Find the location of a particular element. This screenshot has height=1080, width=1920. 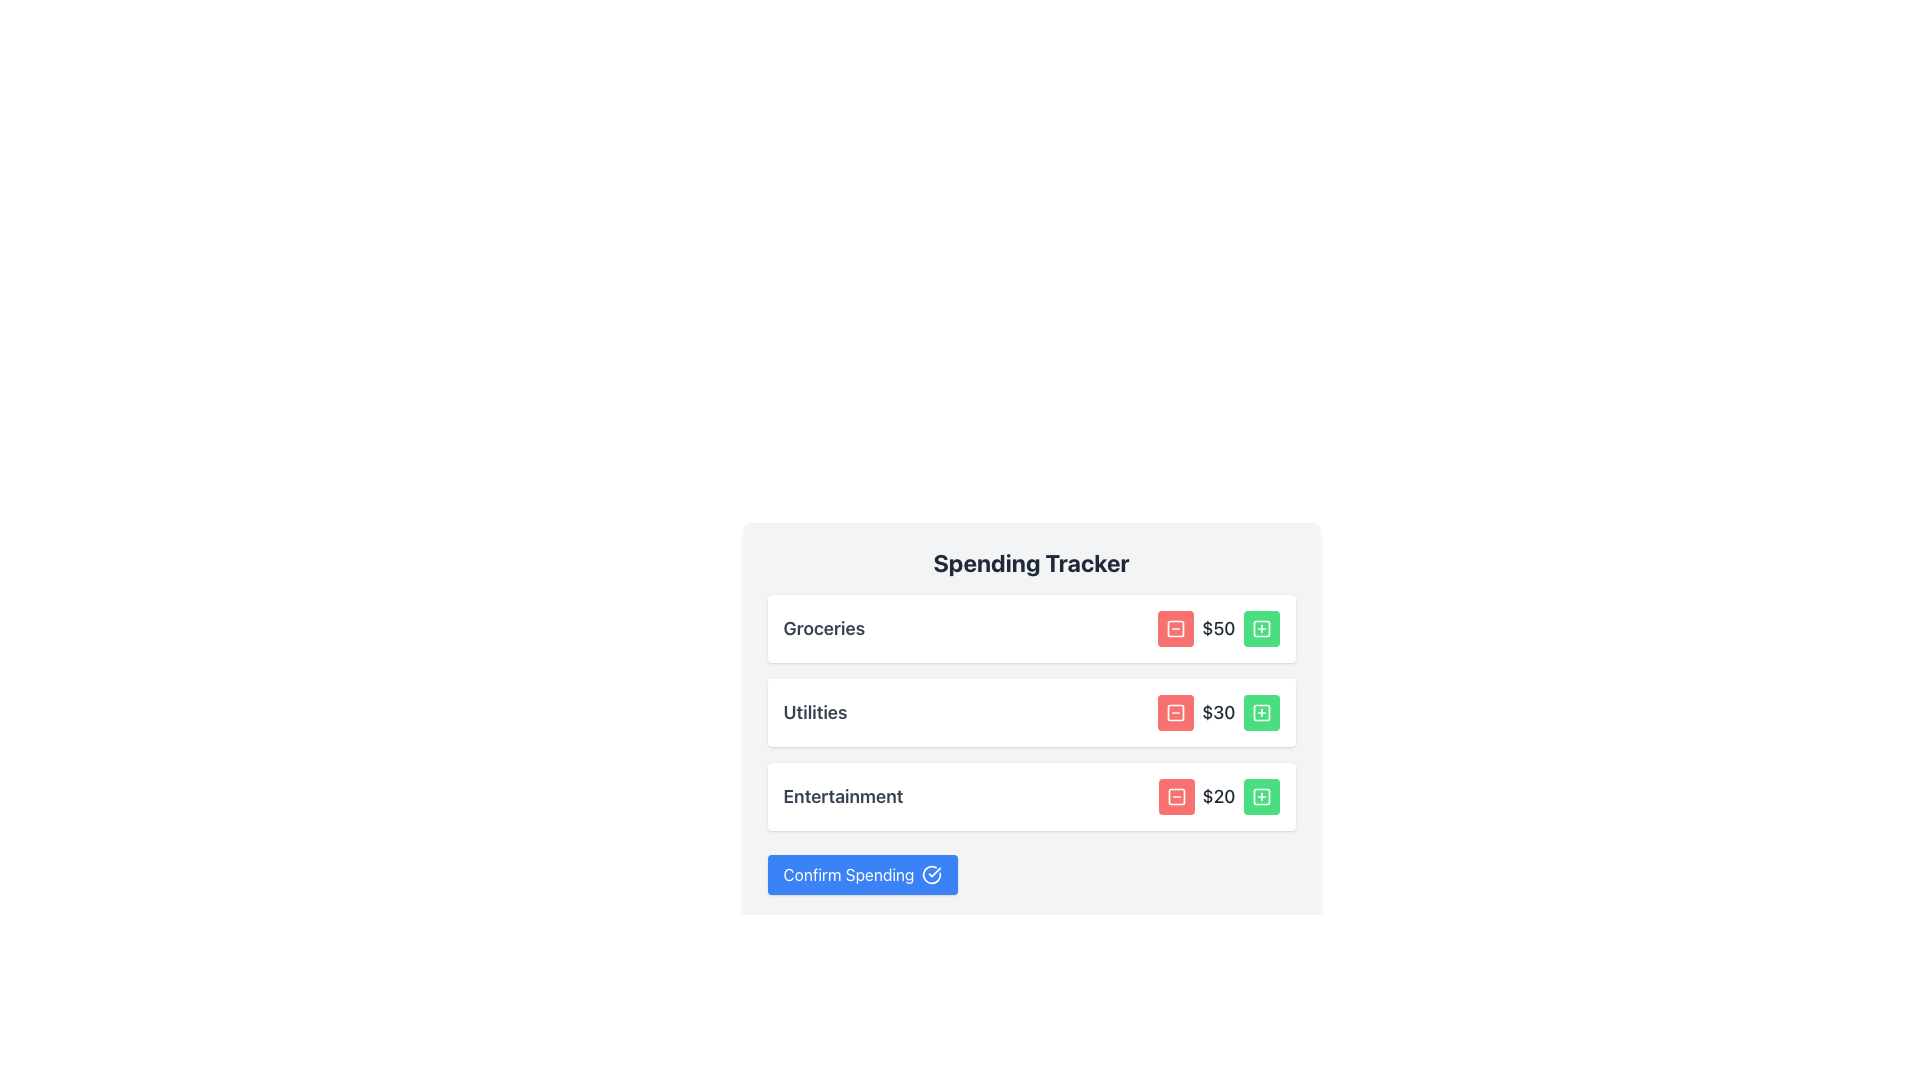

the second red square button with a white minus symbol located in the 'Utilities' row is located at coordinates (1176, 712).